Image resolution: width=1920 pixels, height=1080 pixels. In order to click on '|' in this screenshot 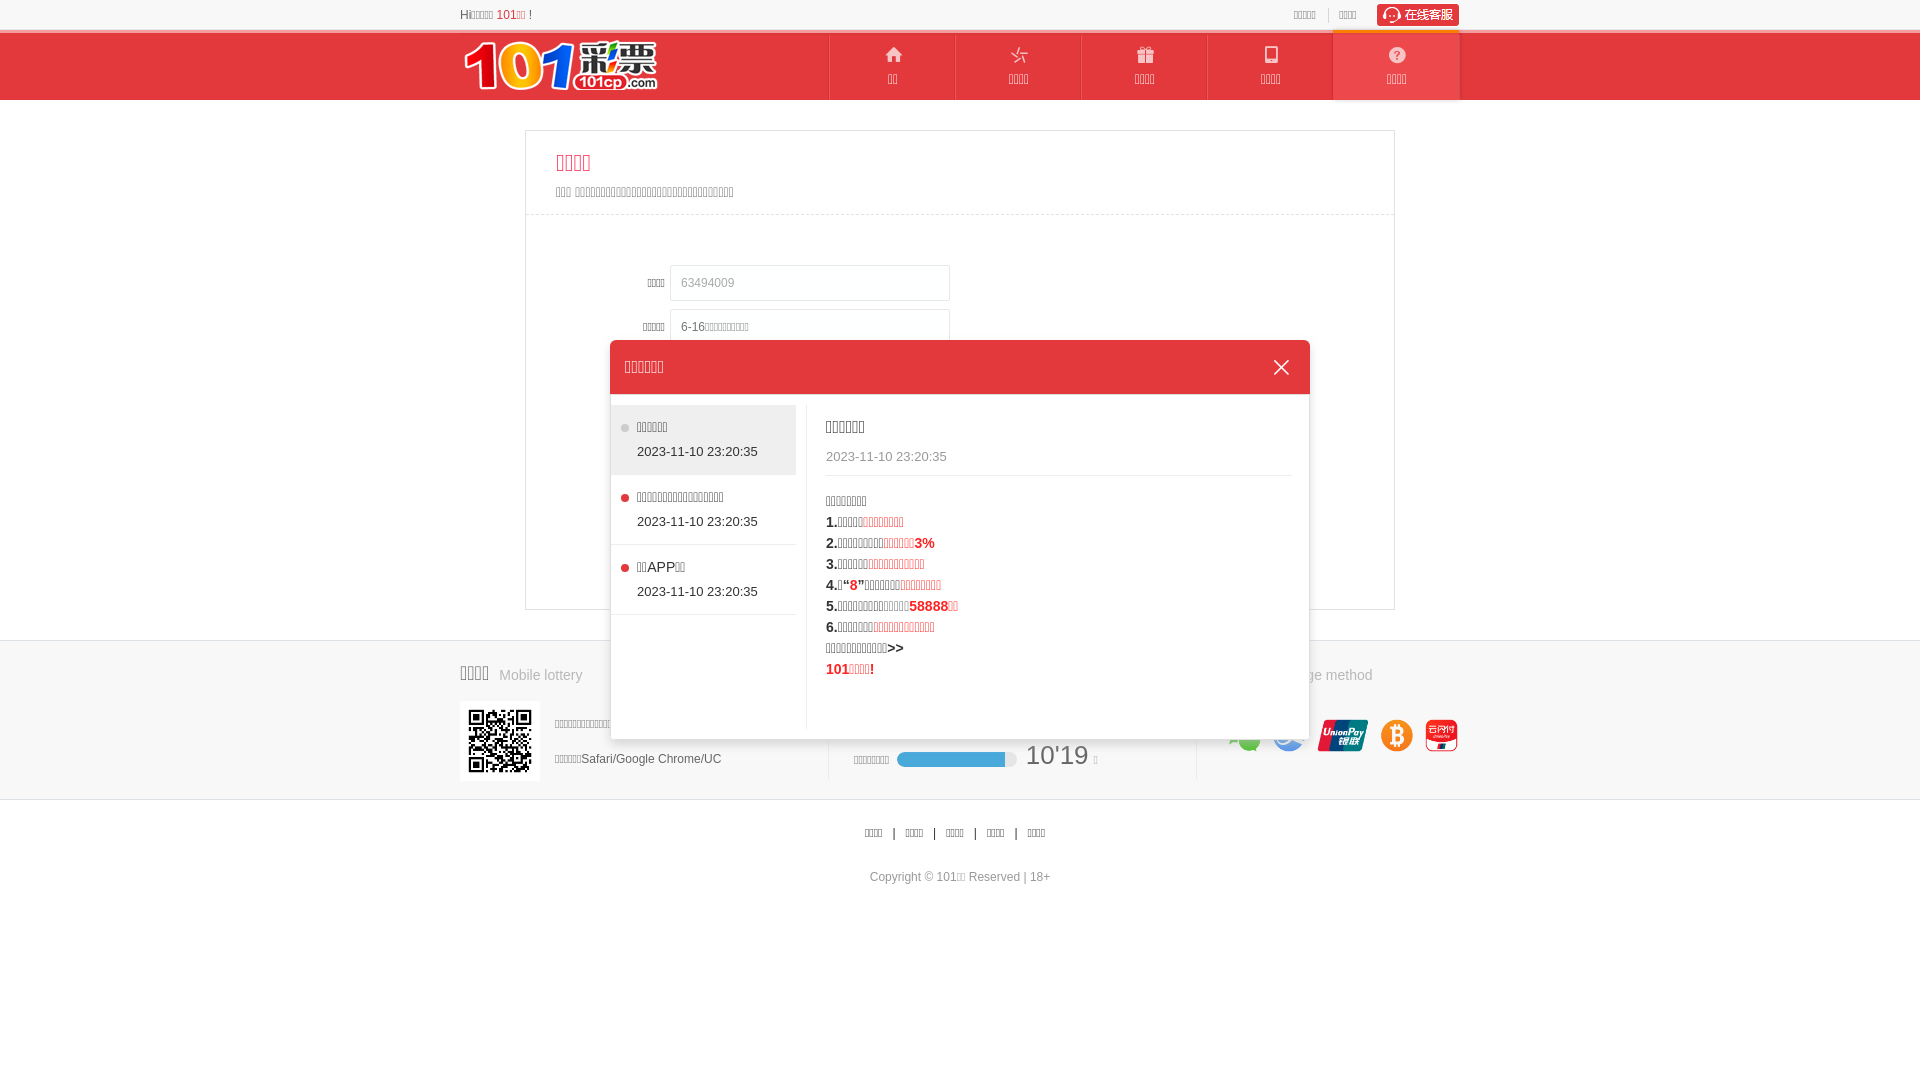, I will do `click(1015, 833)`.